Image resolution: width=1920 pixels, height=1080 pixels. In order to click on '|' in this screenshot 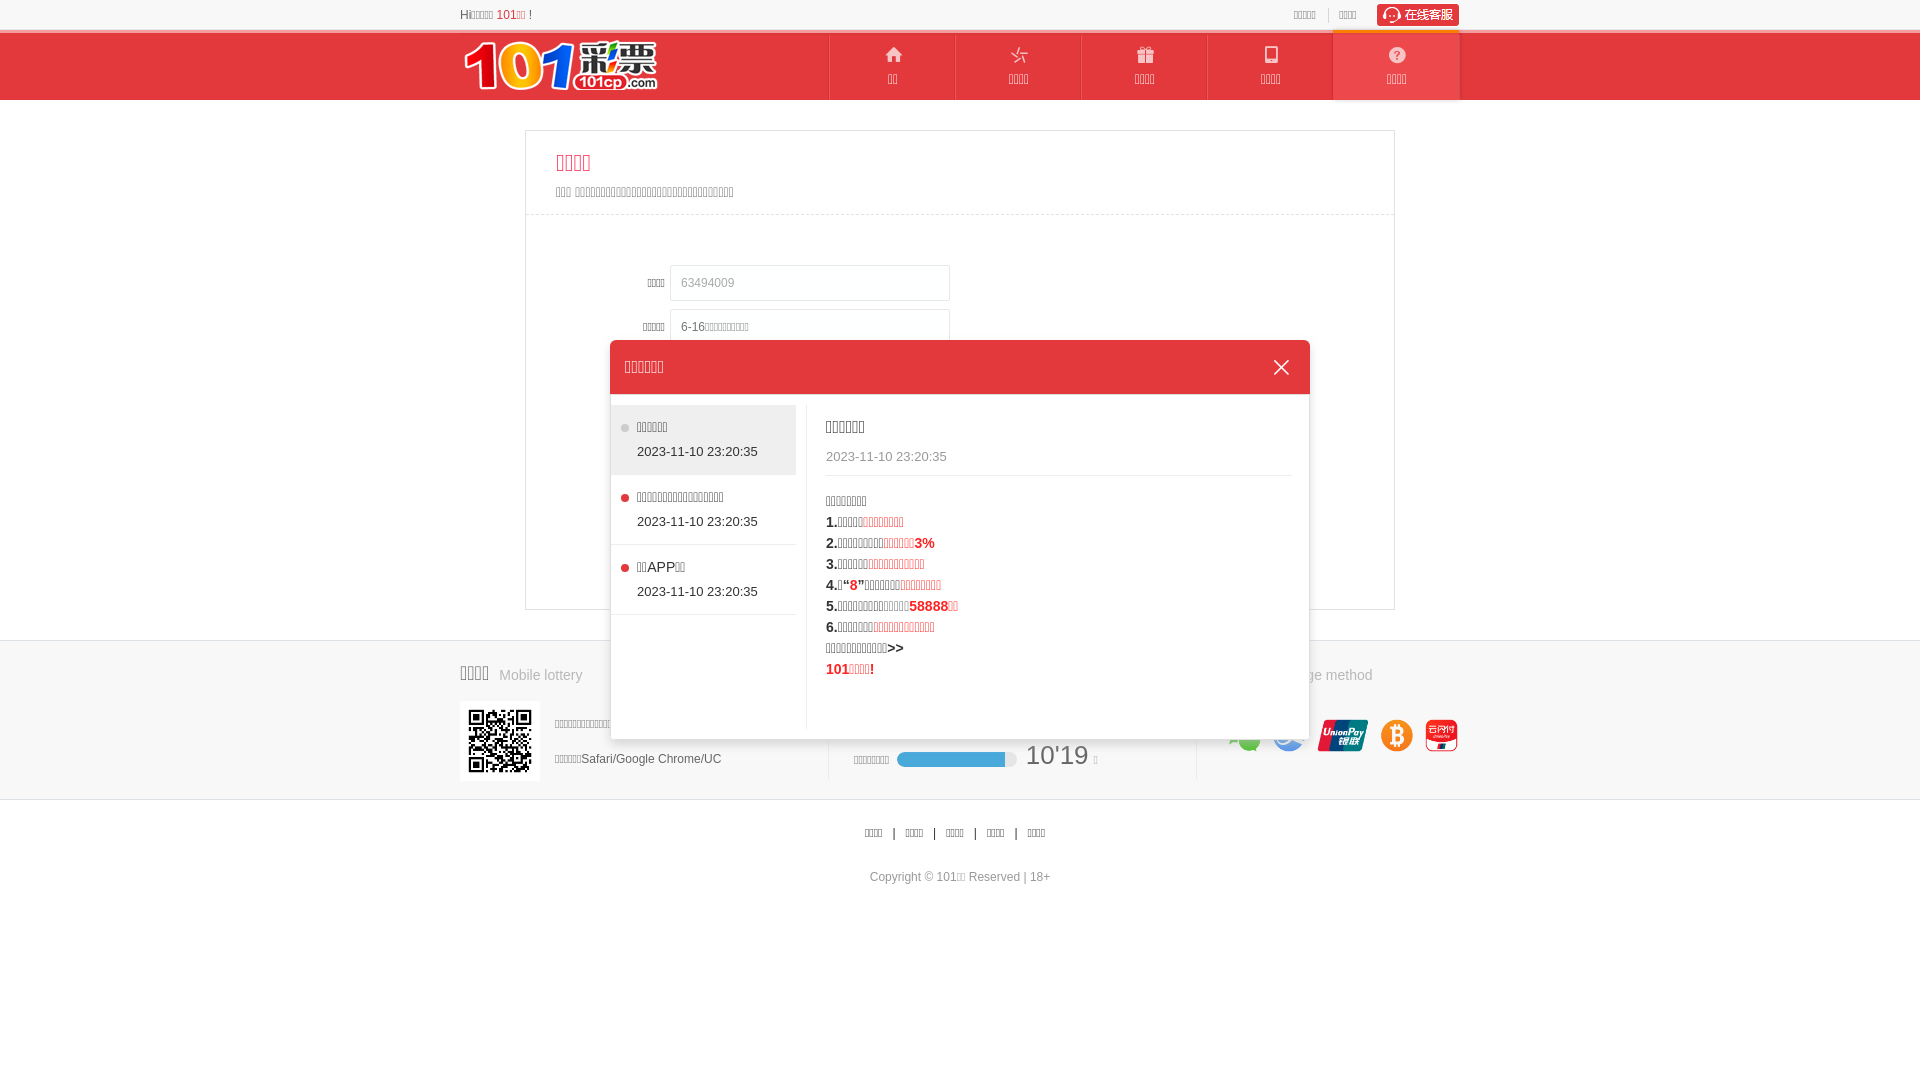, I will do `click(1015, 833)`.